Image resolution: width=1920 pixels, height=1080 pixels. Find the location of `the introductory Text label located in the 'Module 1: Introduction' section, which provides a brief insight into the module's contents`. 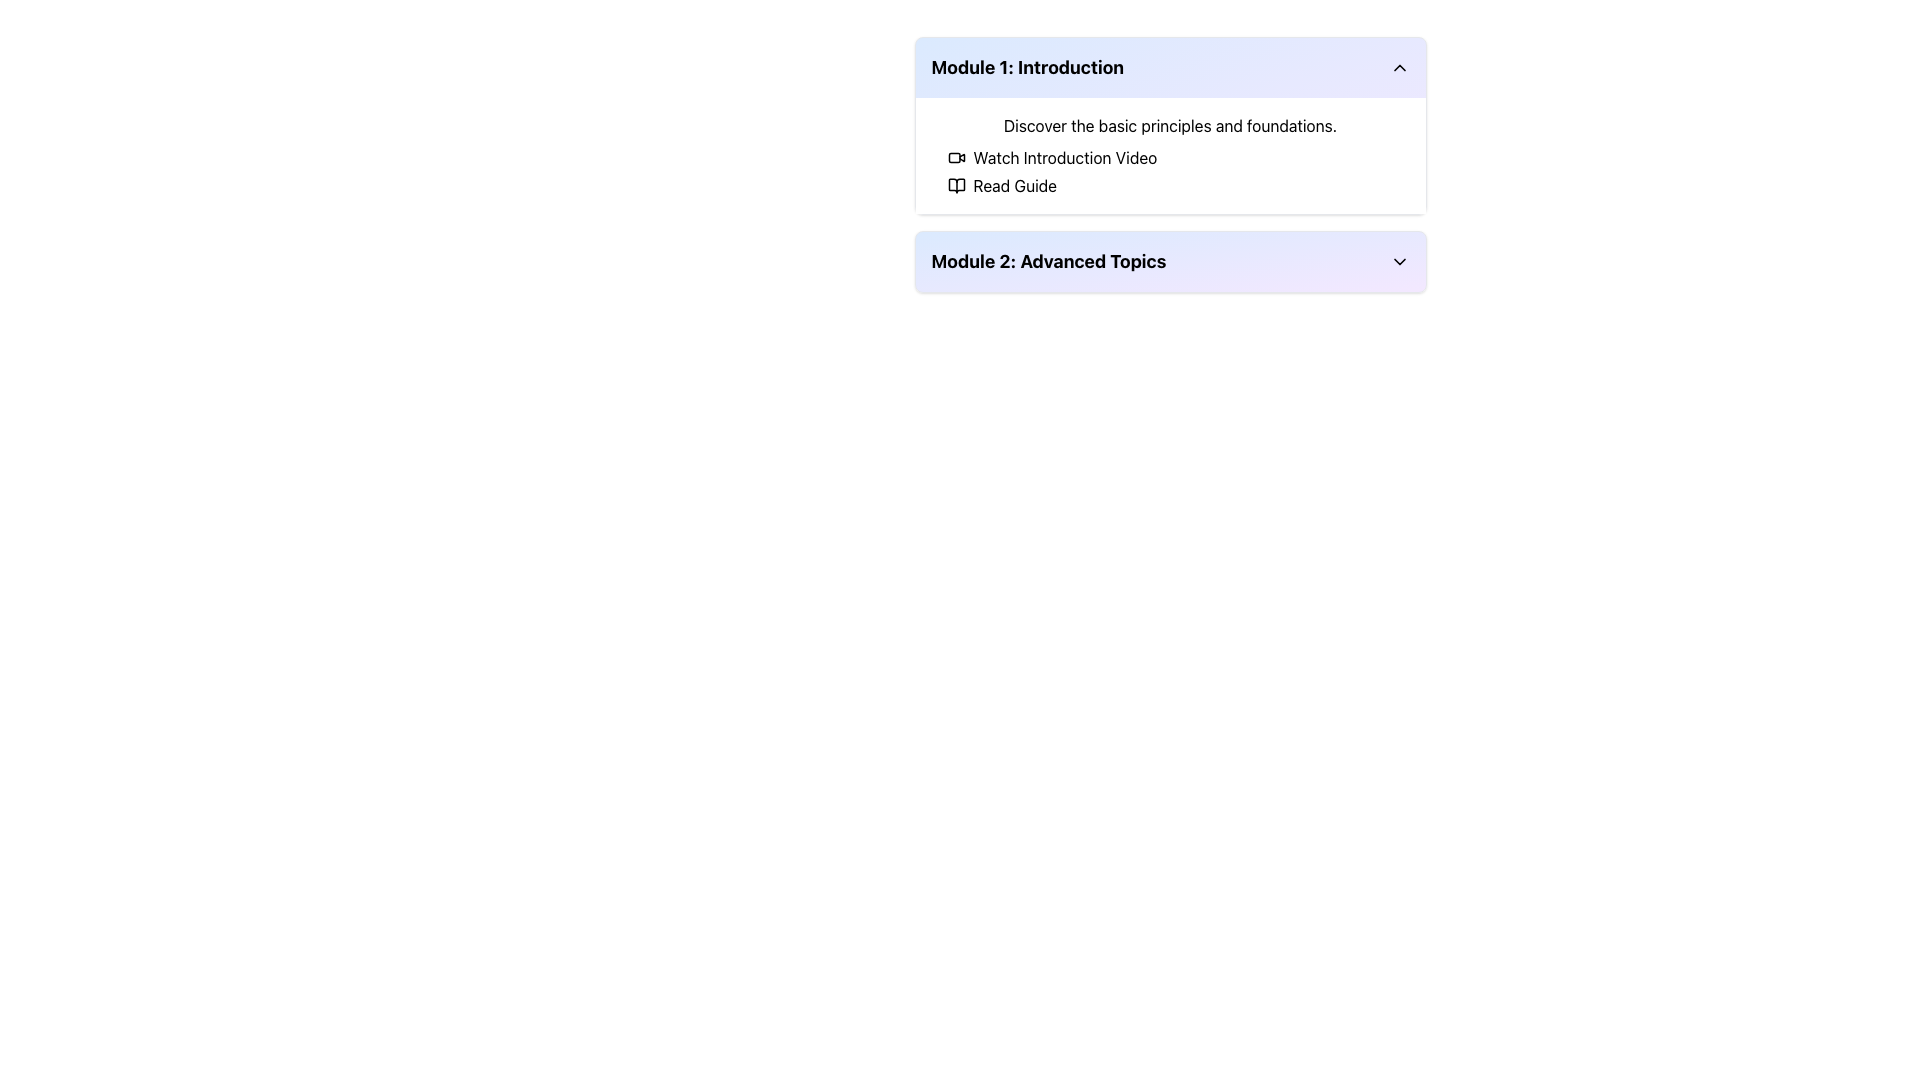

the introductory Text label located in the 'Module 1: Introduction' section, which provides a brief insight into the module's contents is located at coordinates (1170, 126).